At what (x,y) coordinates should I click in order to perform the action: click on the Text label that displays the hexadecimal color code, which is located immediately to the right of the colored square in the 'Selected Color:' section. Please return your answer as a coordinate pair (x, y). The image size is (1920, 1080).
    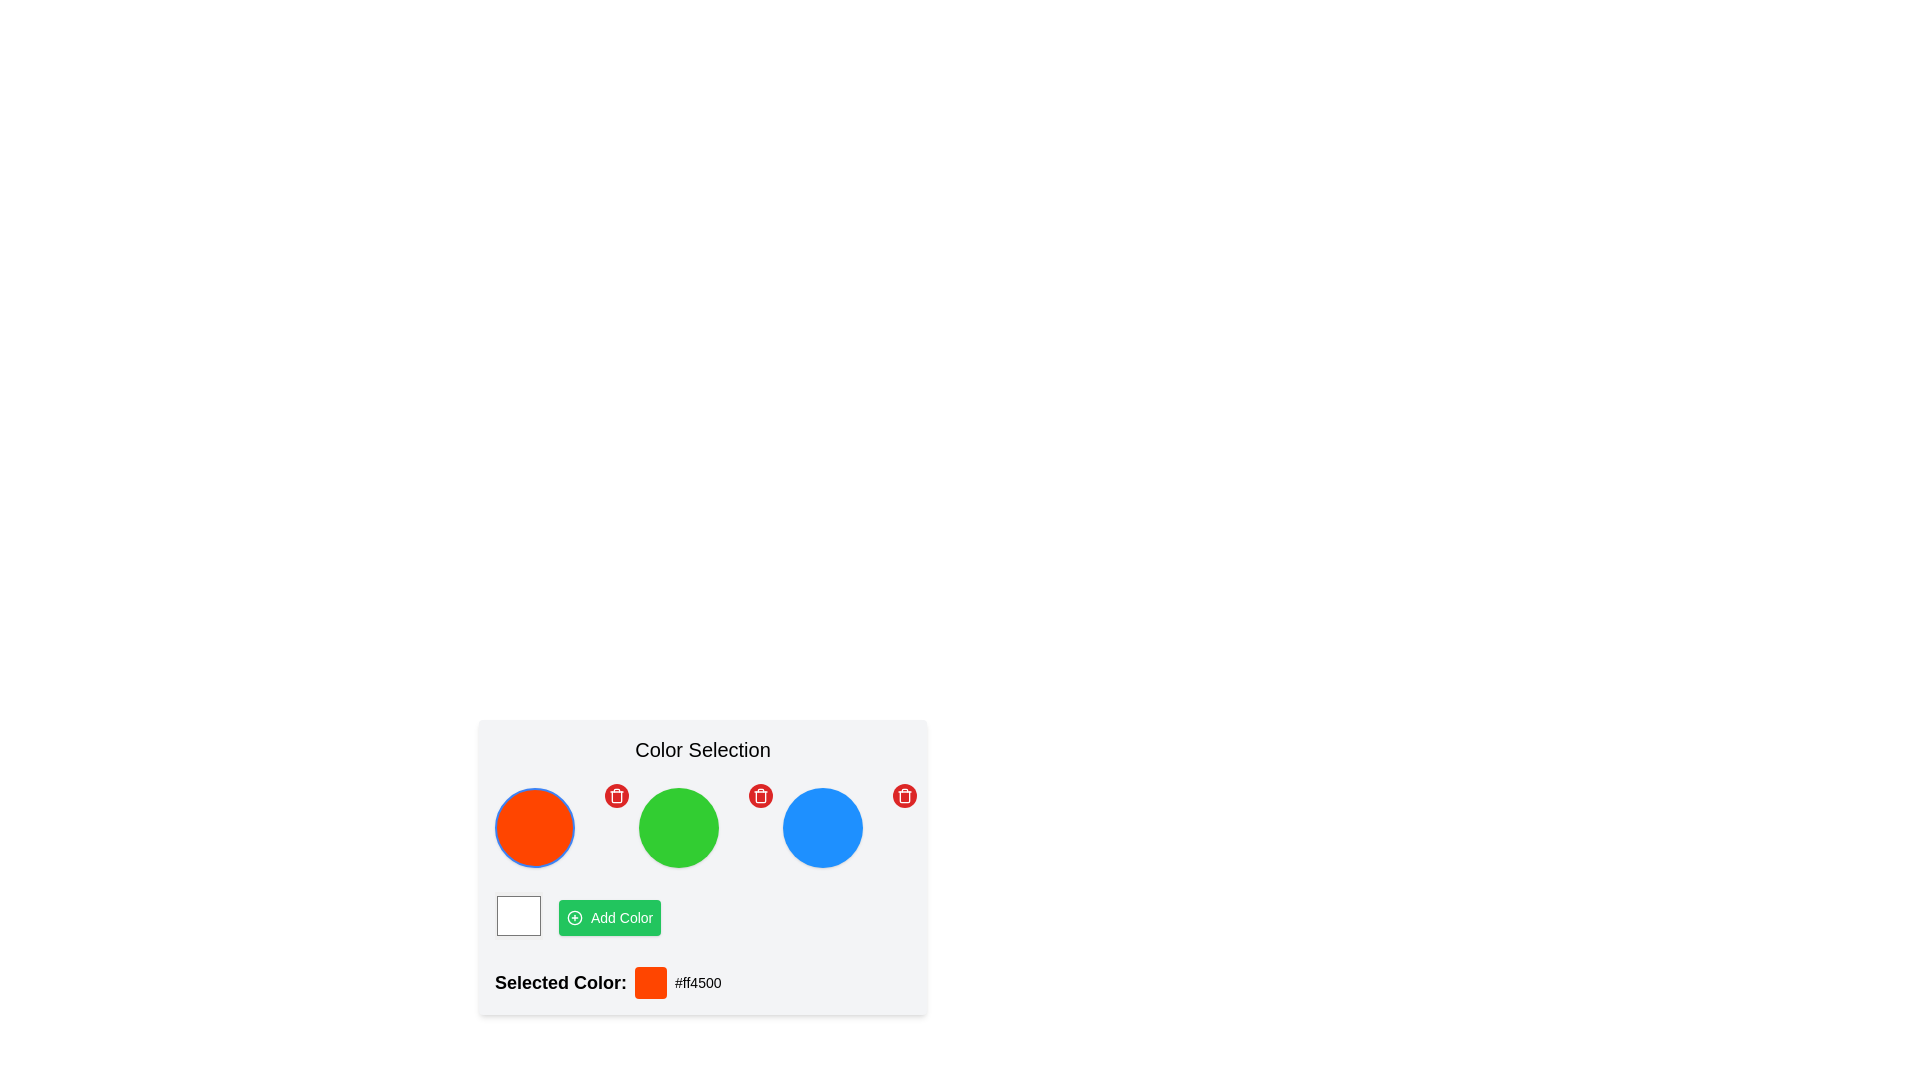
    Looking at the image, I should click on (698, 982).